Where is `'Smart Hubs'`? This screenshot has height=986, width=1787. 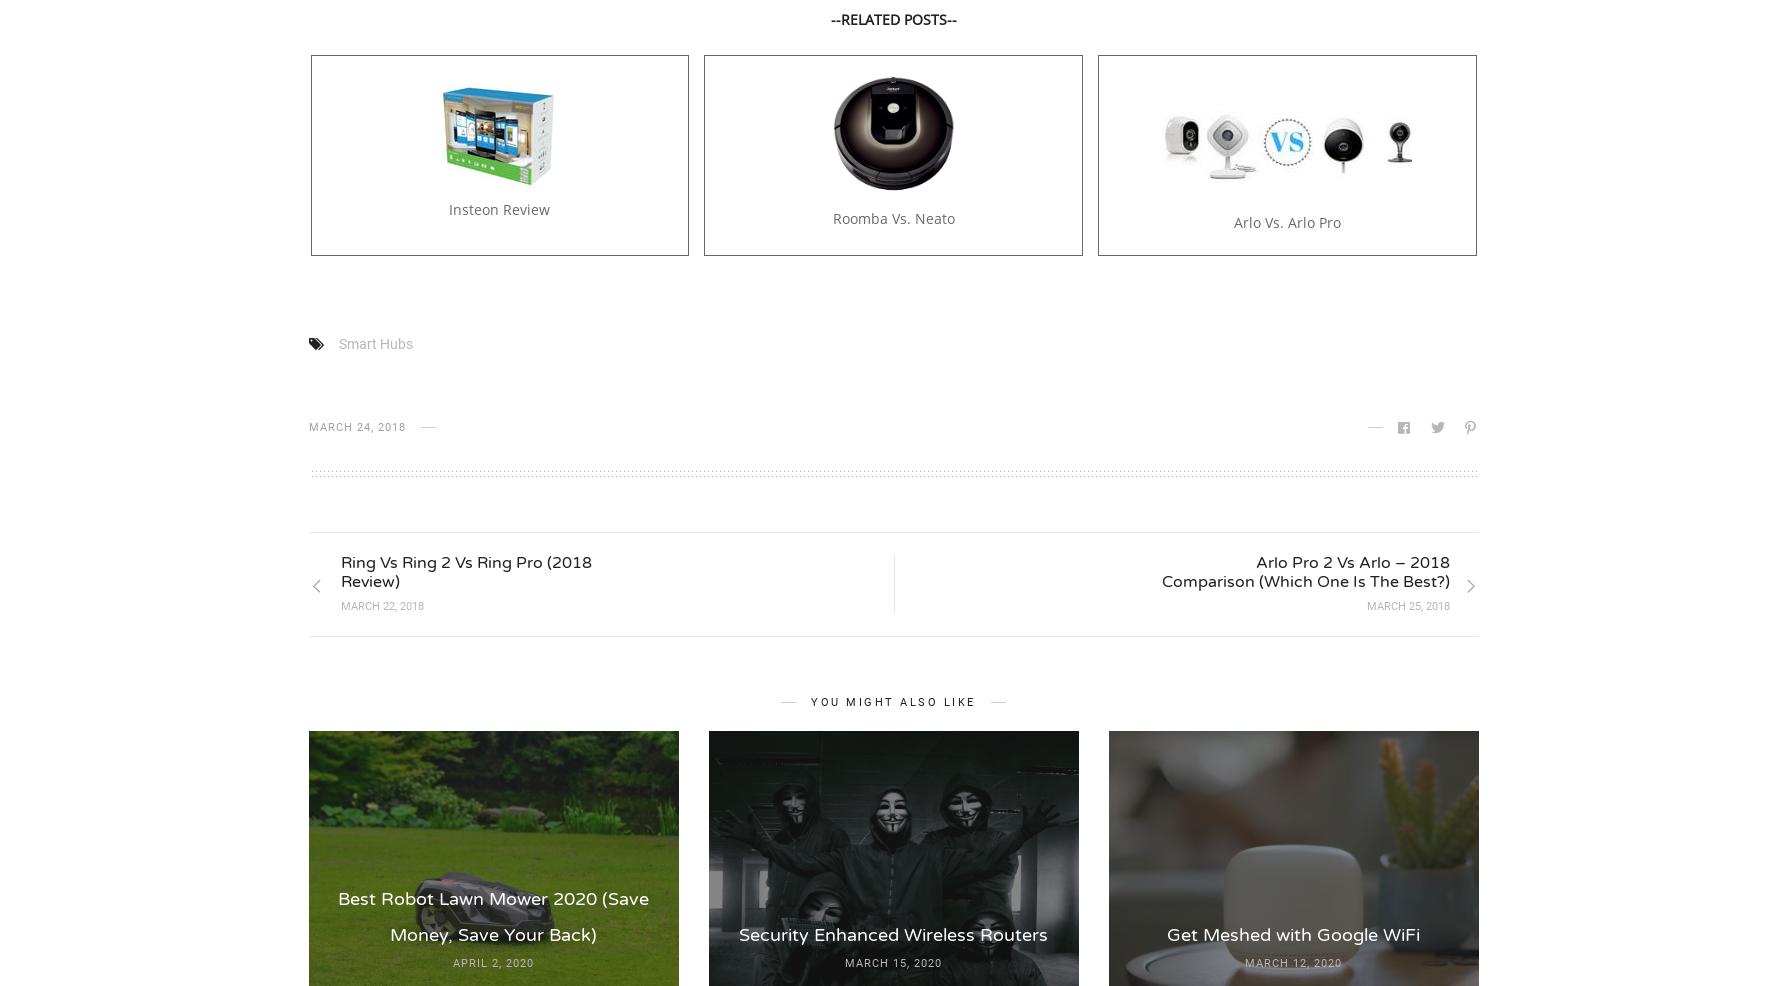
'Smart Hubs' is located at coordinates (336, 343).